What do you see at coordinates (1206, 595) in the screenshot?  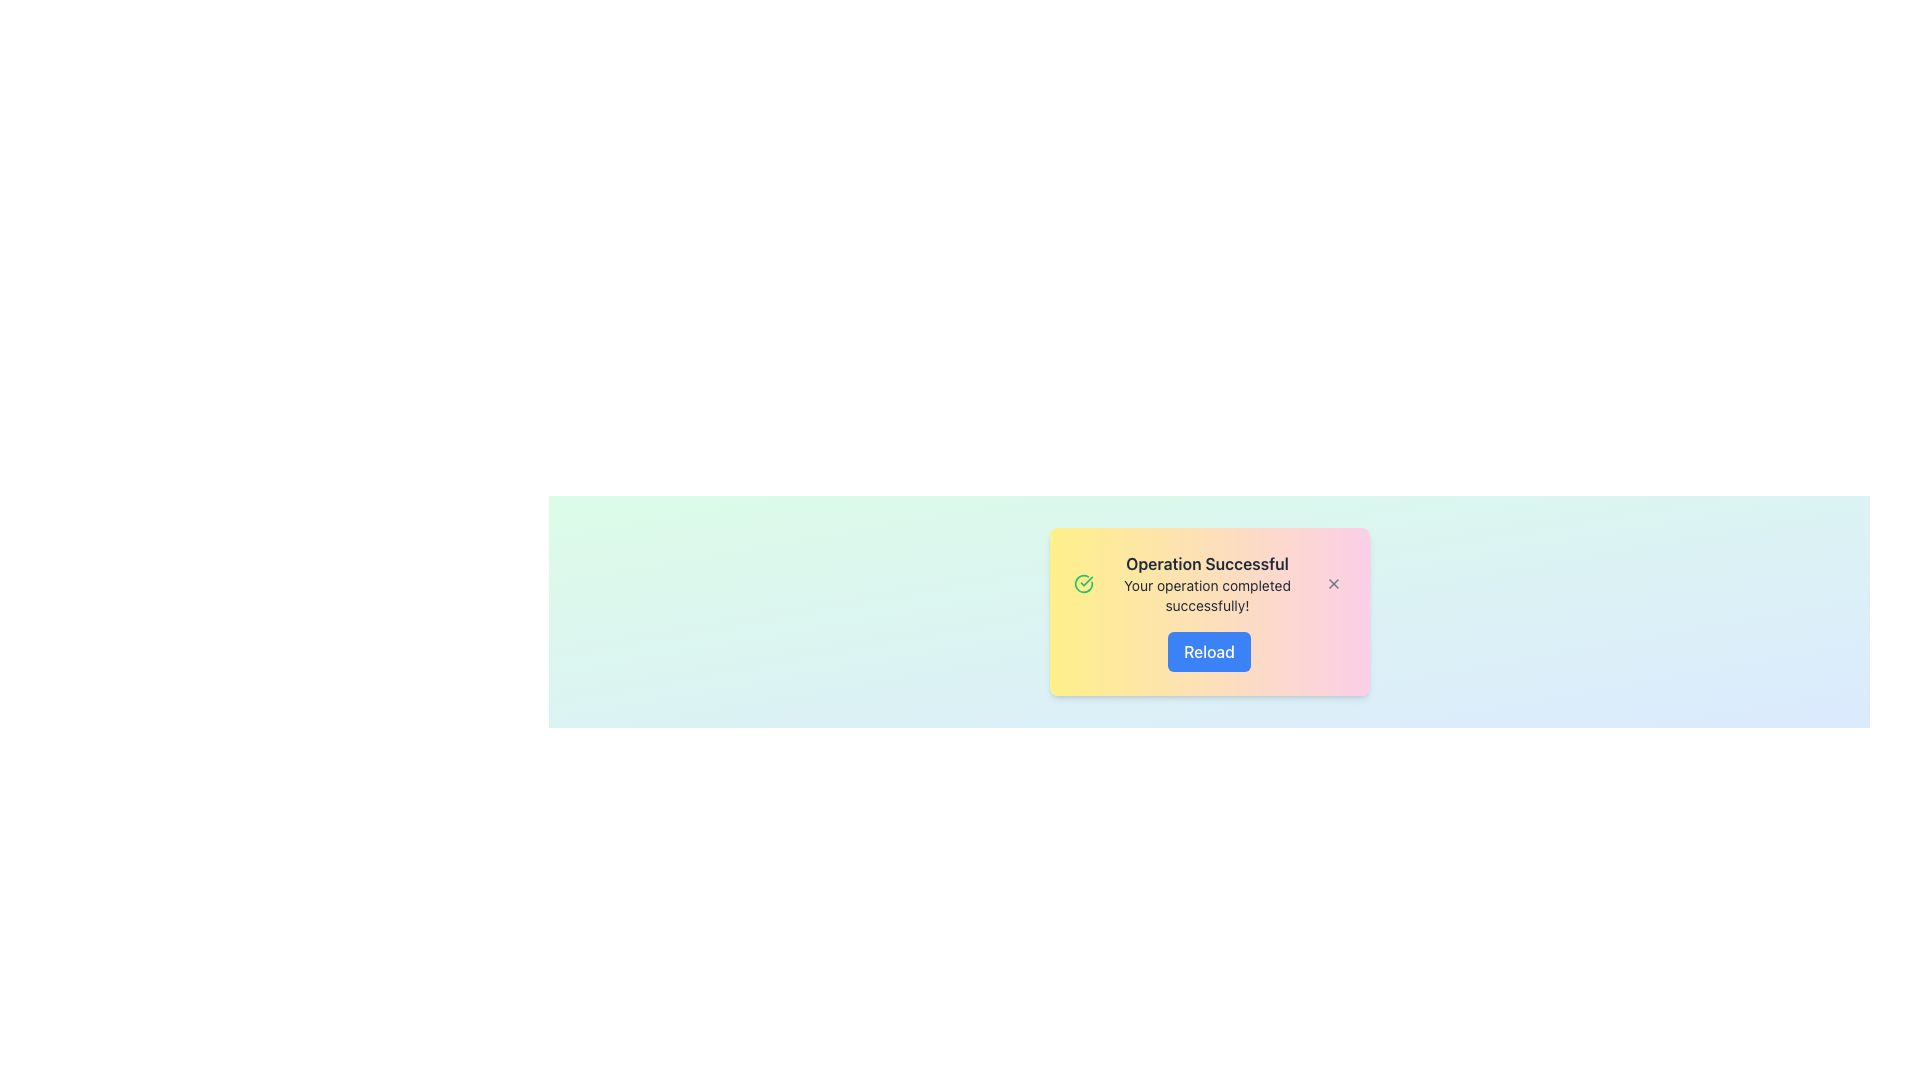 I see `the text label displaying 'Your operation completed successfully!' which is located directly below the heading 'Operation Successful' in the notification modal` at bounding box center [1206, 595].